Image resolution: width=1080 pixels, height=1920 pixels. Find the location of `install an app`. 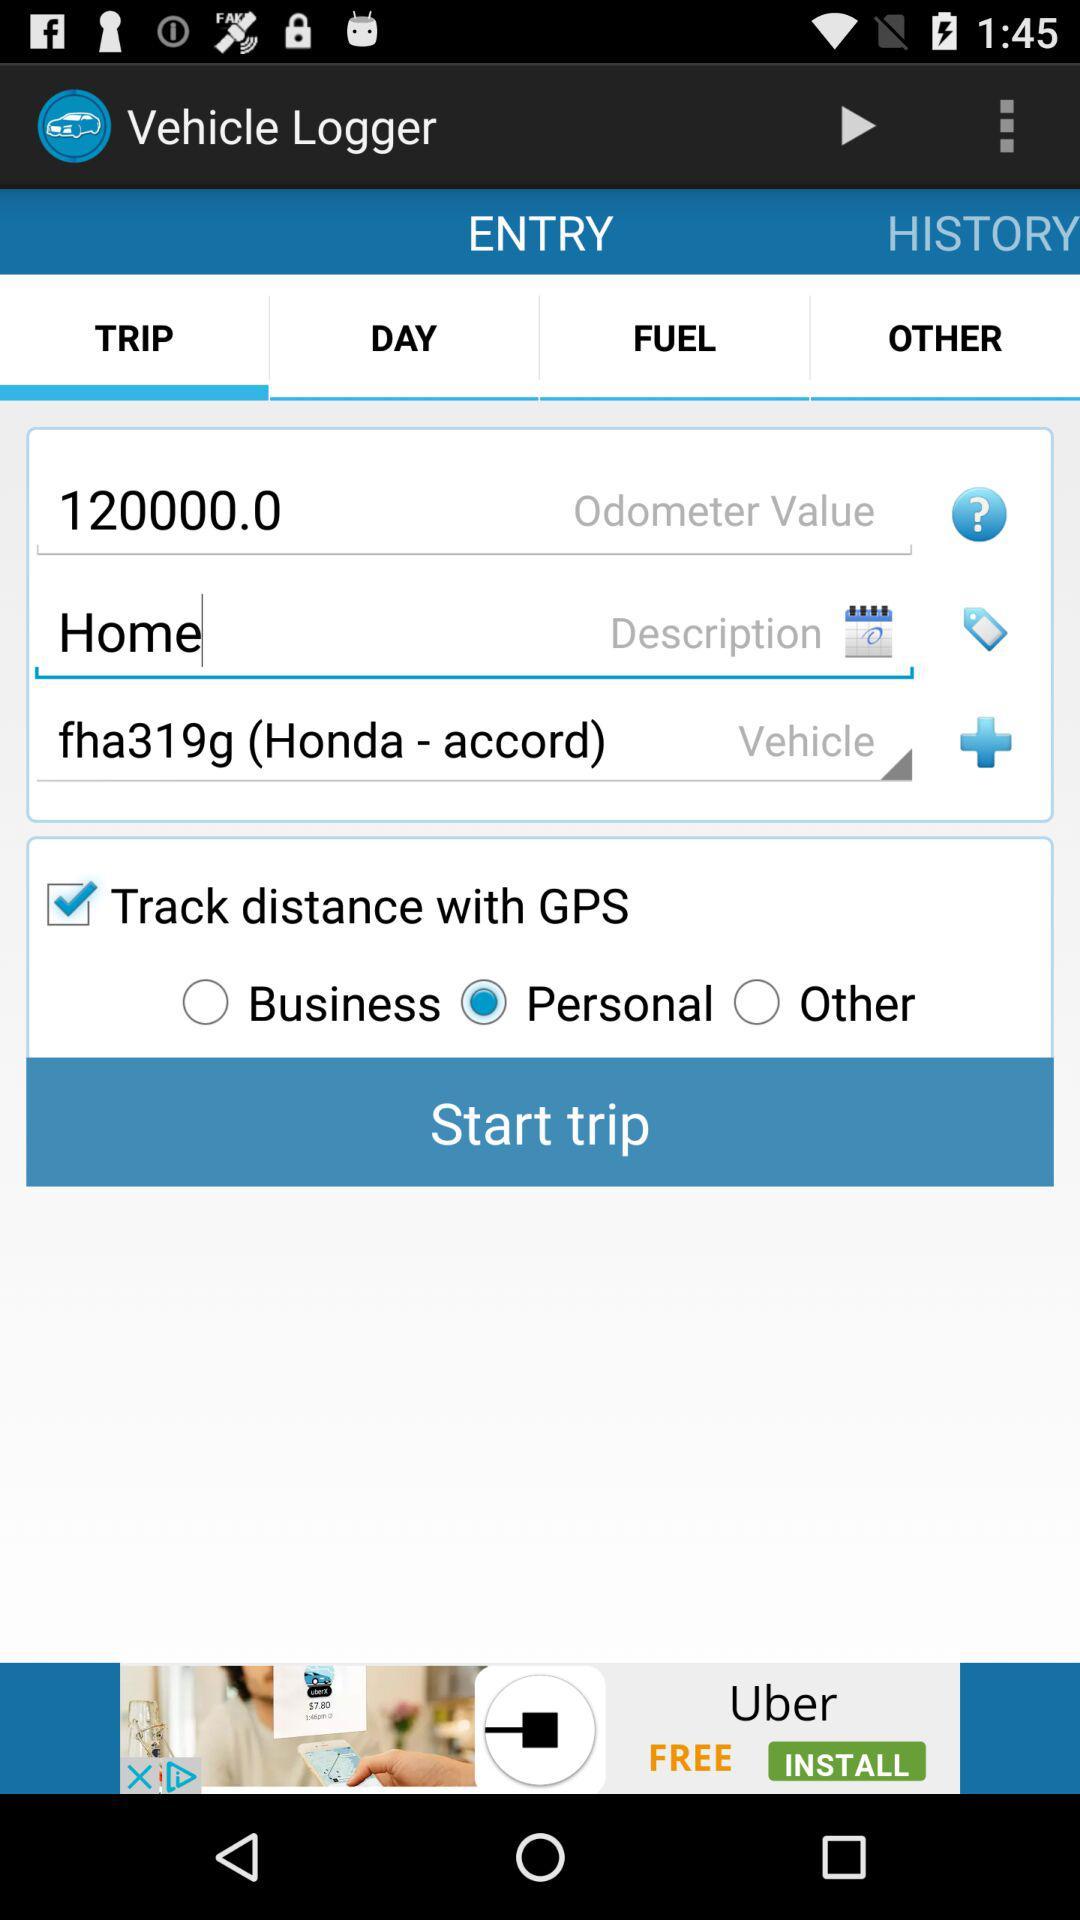

install an app is located at coordinates (540, 1727).